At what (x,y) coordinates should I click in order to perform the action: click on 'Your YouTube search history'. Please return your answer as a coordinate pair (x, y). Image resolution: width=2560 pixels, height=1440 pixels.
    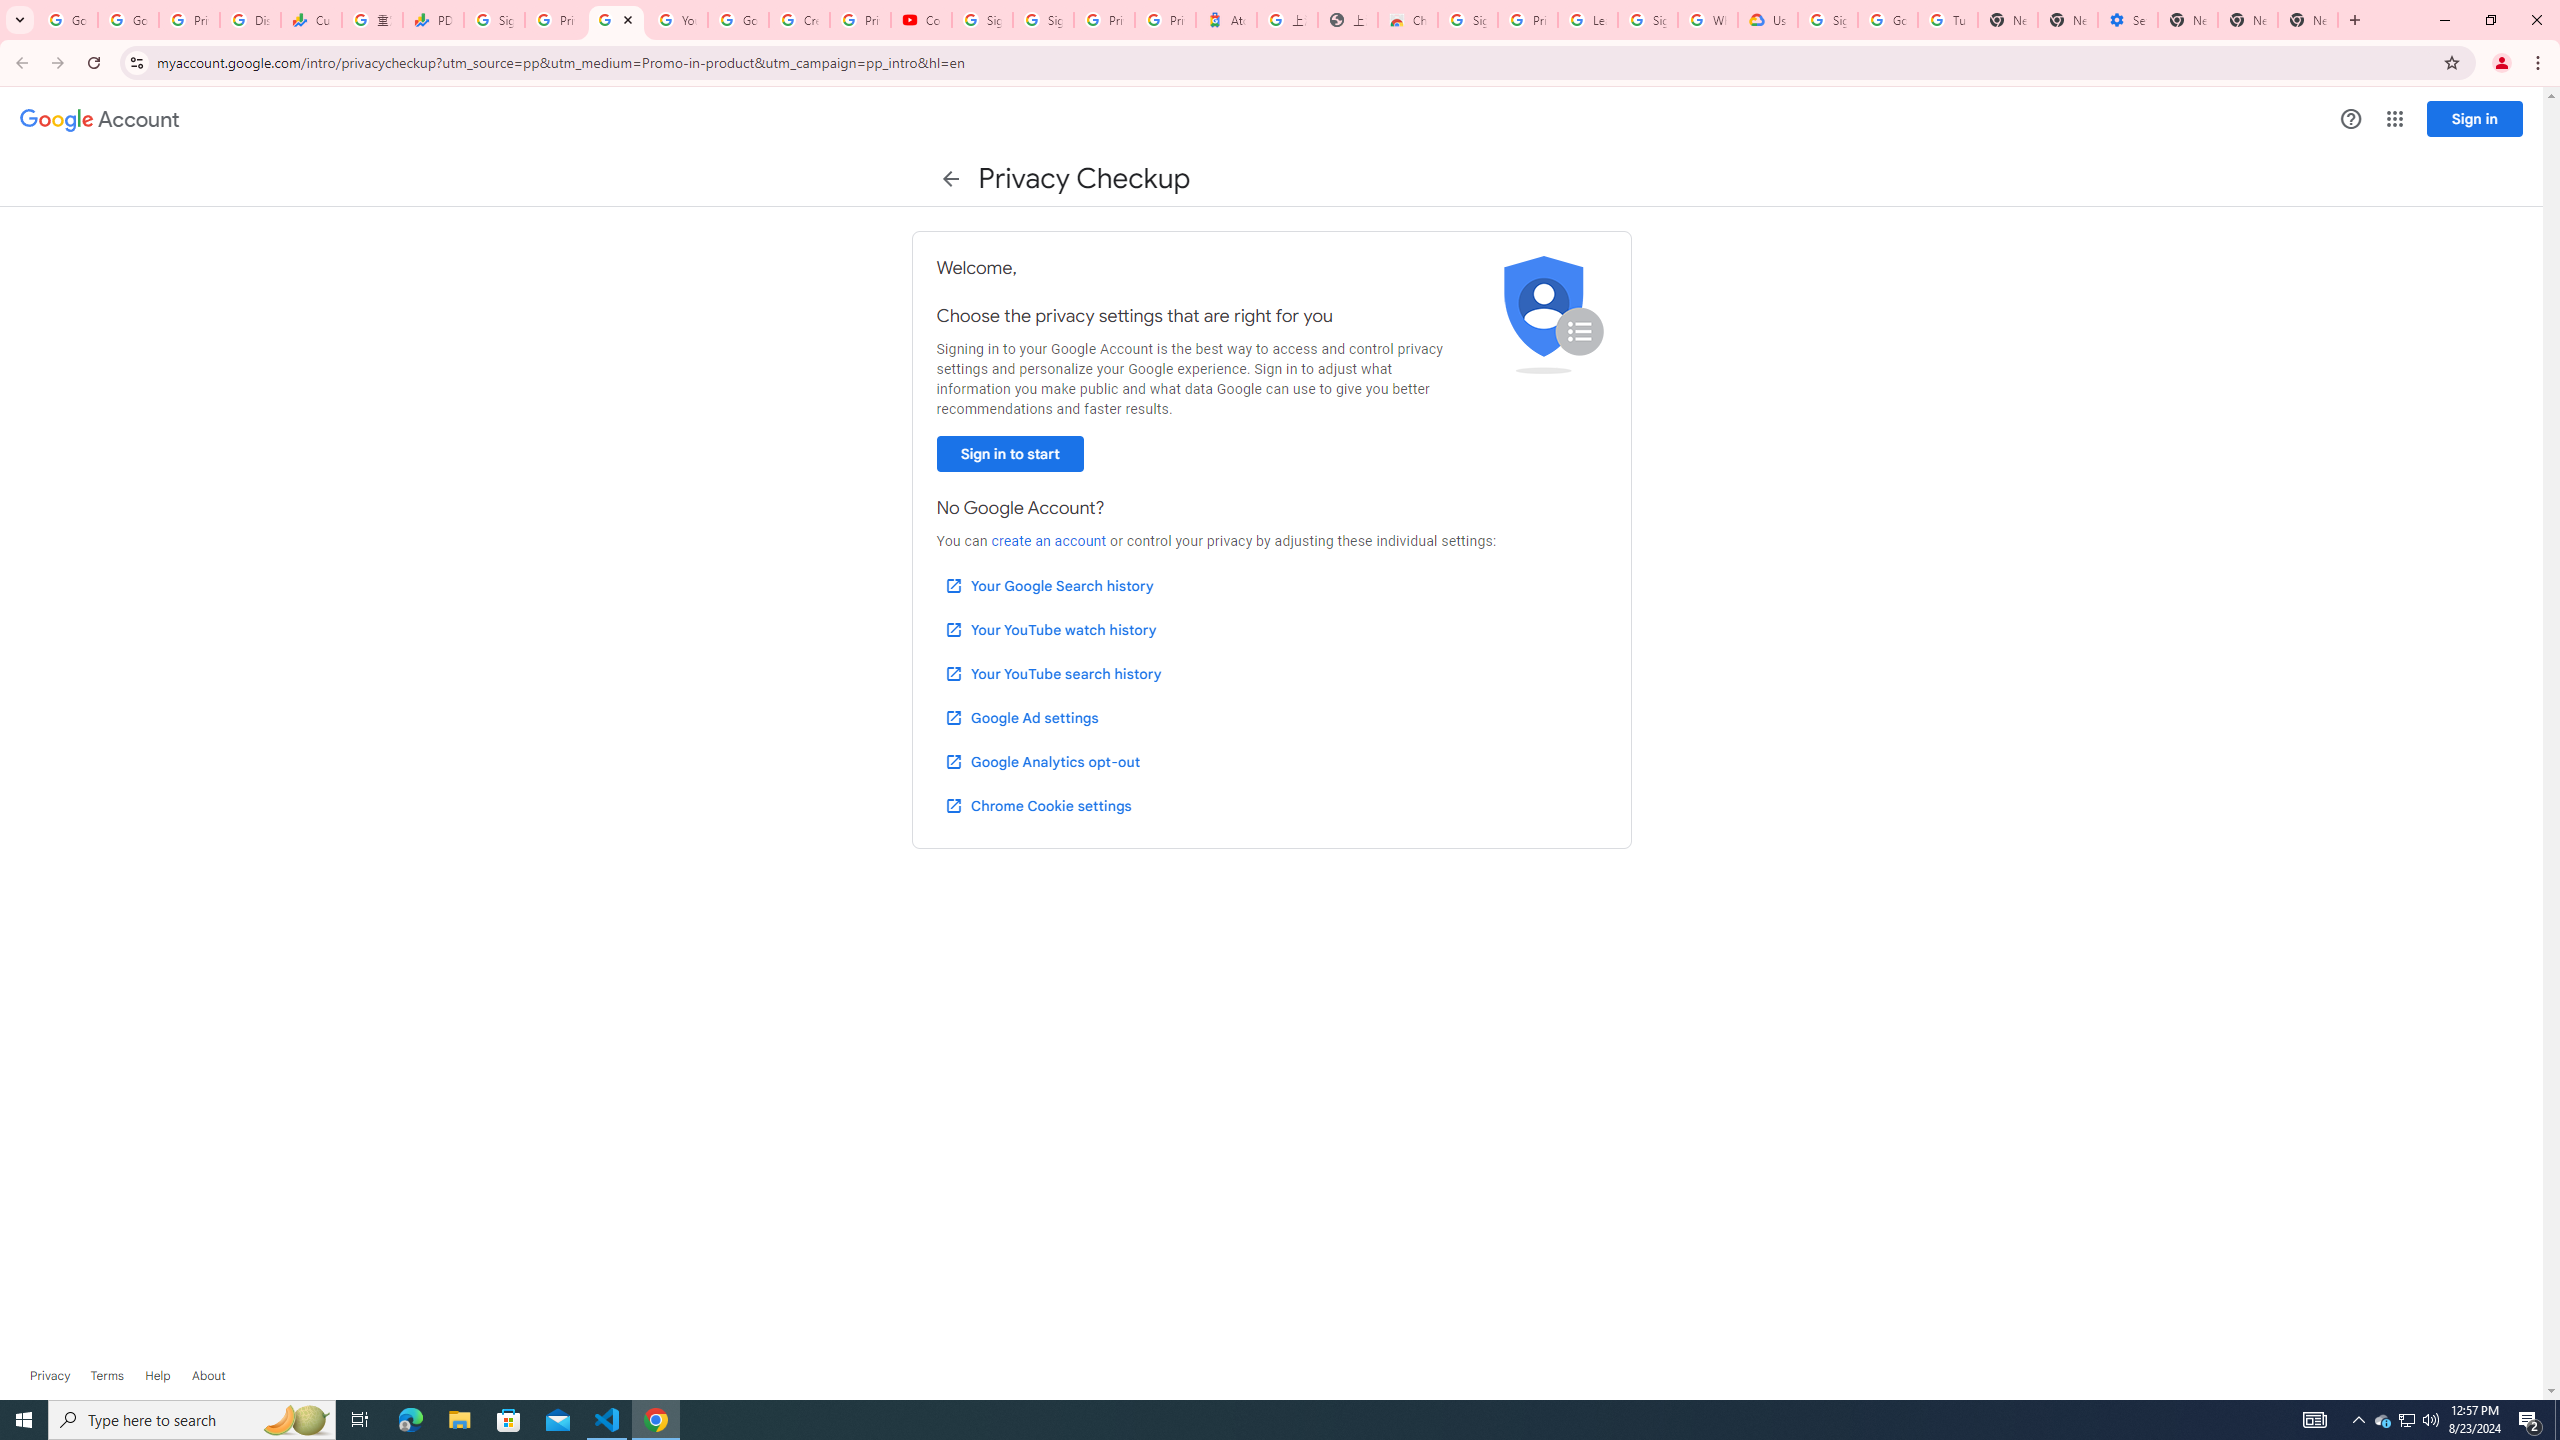
    Looking at the image, I should click on (1052, 674).